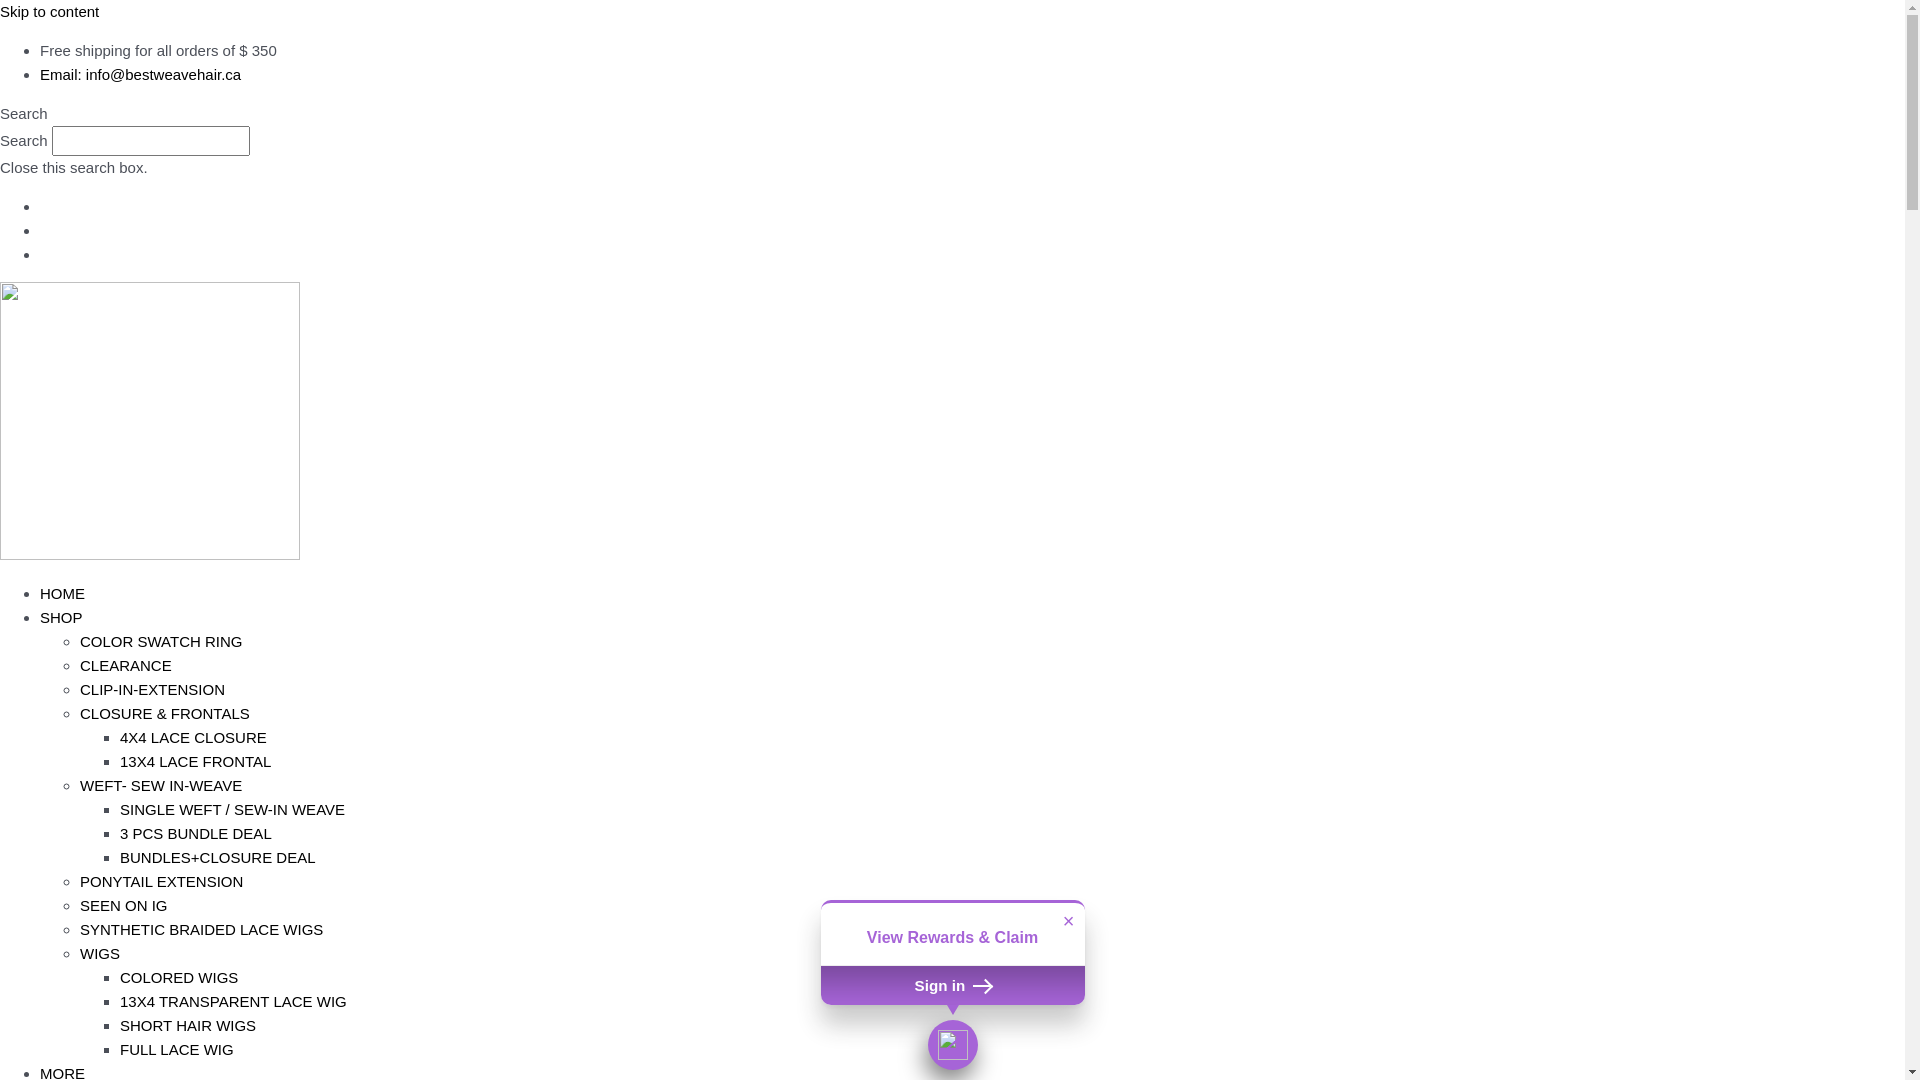 The width and height of the screenshot is (1920, 1080). Describe the element at coordinates (164, 712) in the screenshot. I see `'CLOSURE & FRONTALS'` at that location.